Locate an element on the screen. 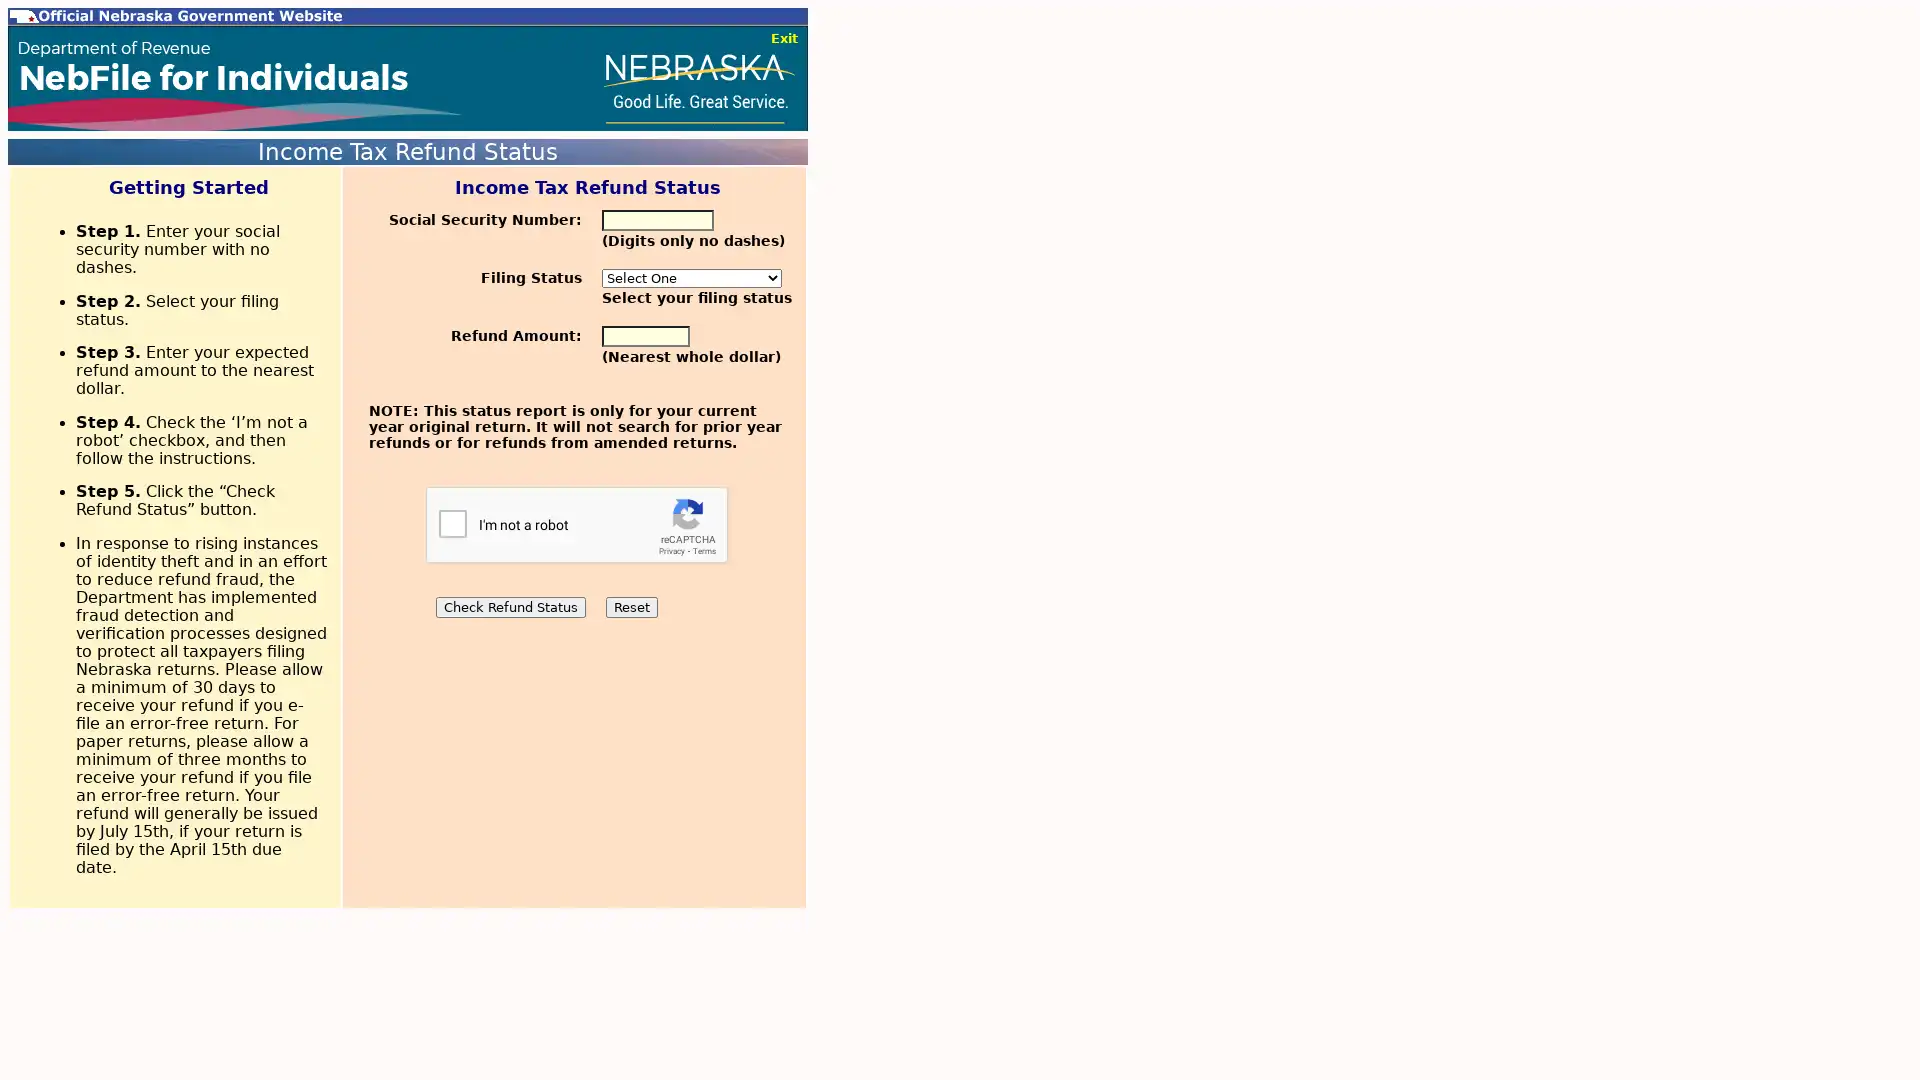 Image resolution: width=1920 pixels, height=1080 pixels. Check Refund Status is located at coordinates (509, 606).